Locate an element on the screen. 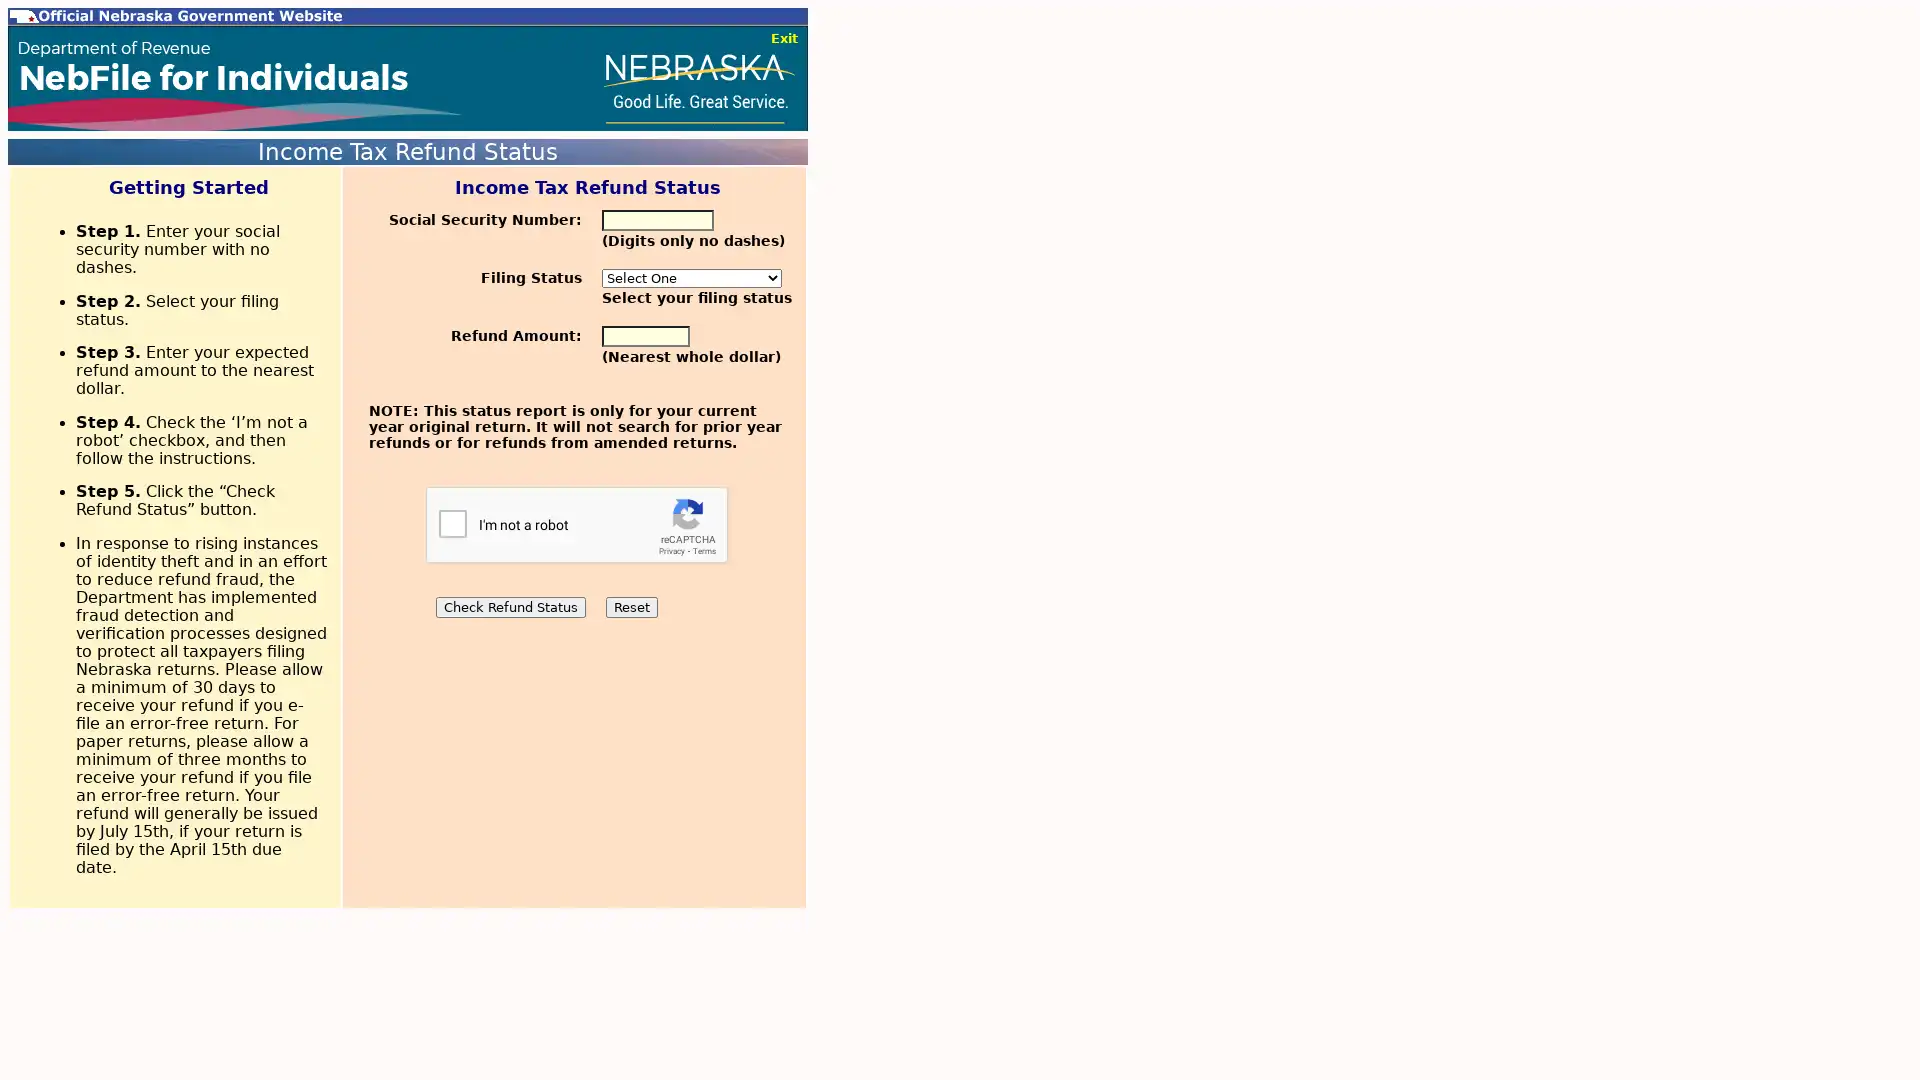 Image resolution: width=1920 pixels, height=1080 pixels. Check Refund Status is located at coordinates (509, 606).